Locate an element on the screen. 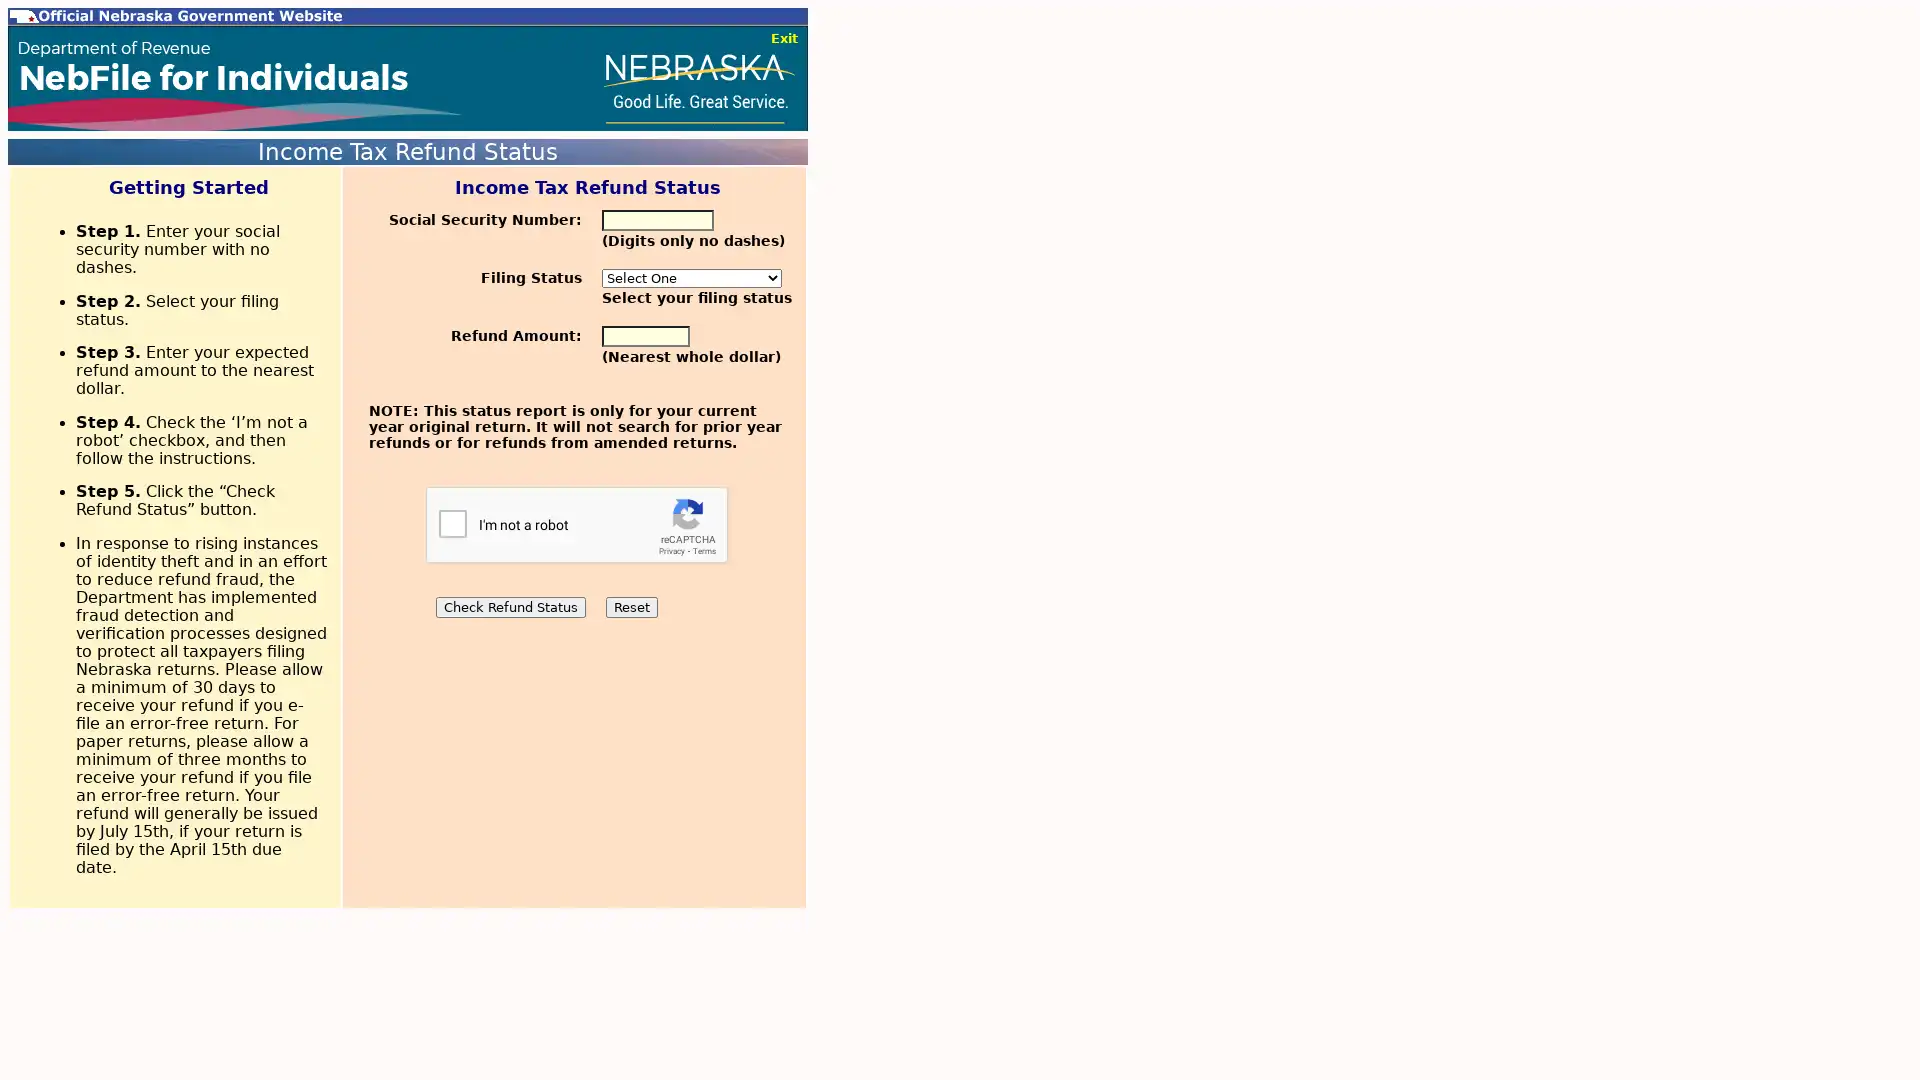 Image resolution: width=1920 pixels, height=1080 pixels. Check Refund Status is located at coordinates (509, 606).